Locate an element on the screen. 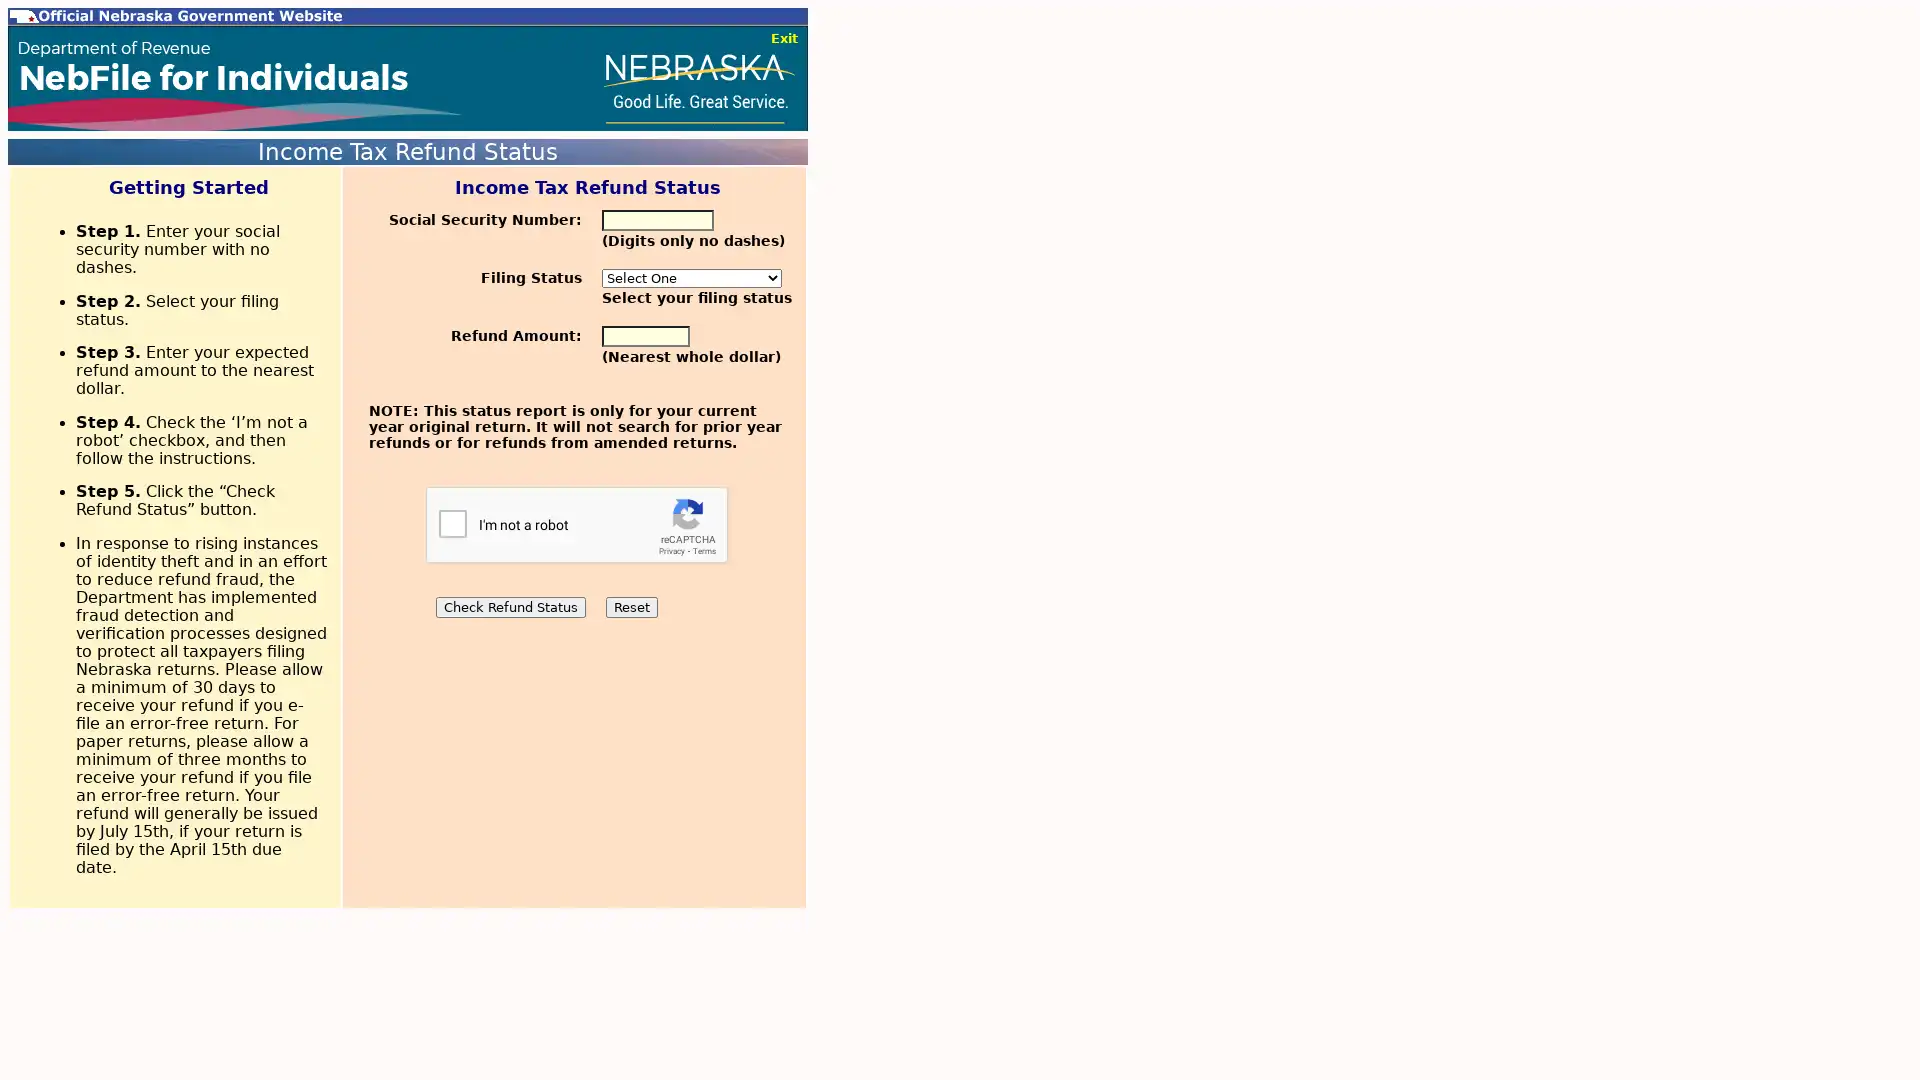 Image resolution: width=1920 pixels, height=1080 pixels. Check Refund Status is located at coordinates (509, 606).